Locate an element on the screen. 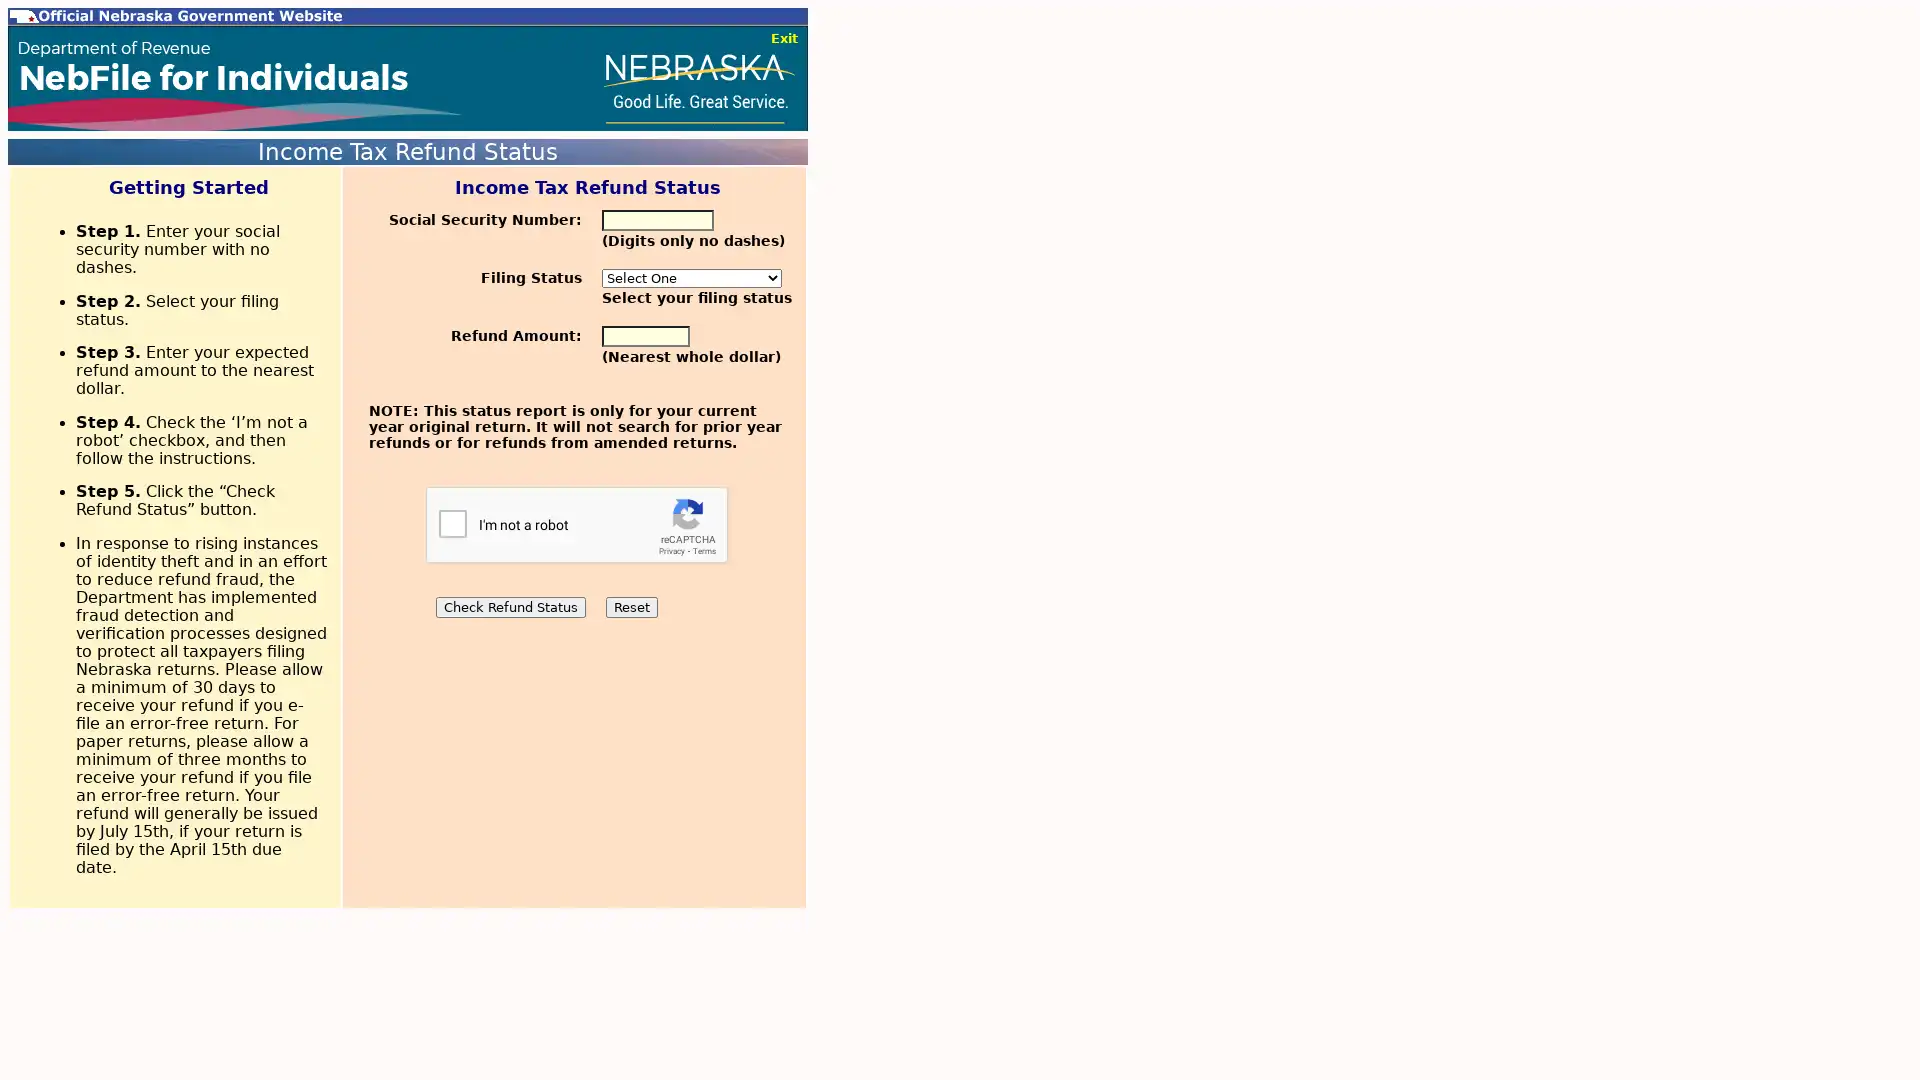 Image resolution: width=1920 pixels, height=1080 pixels. Check Refund Status is located at coordinates (509, 606).